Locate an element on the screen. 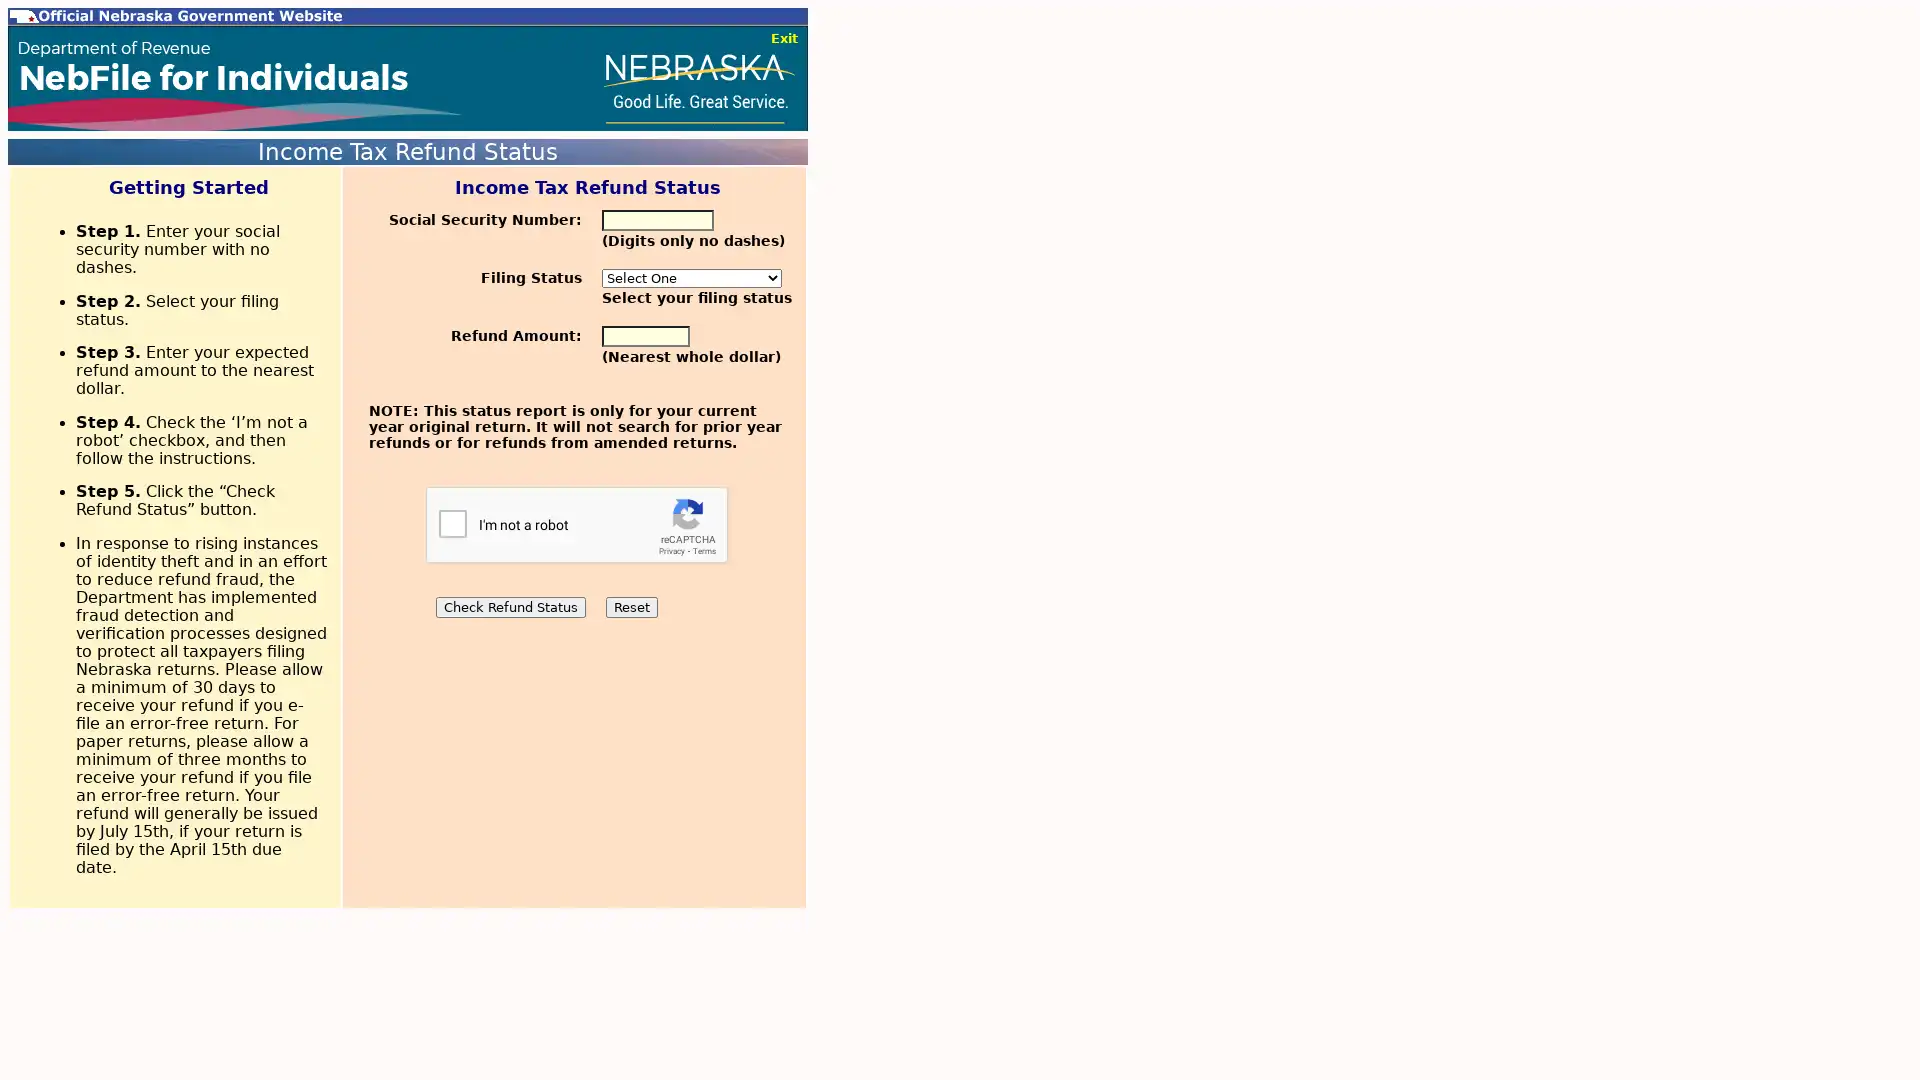 Image resolution: width=1920 pixels, height=1080 pixels. Check Refund Status is located at coordinates (509, 606).